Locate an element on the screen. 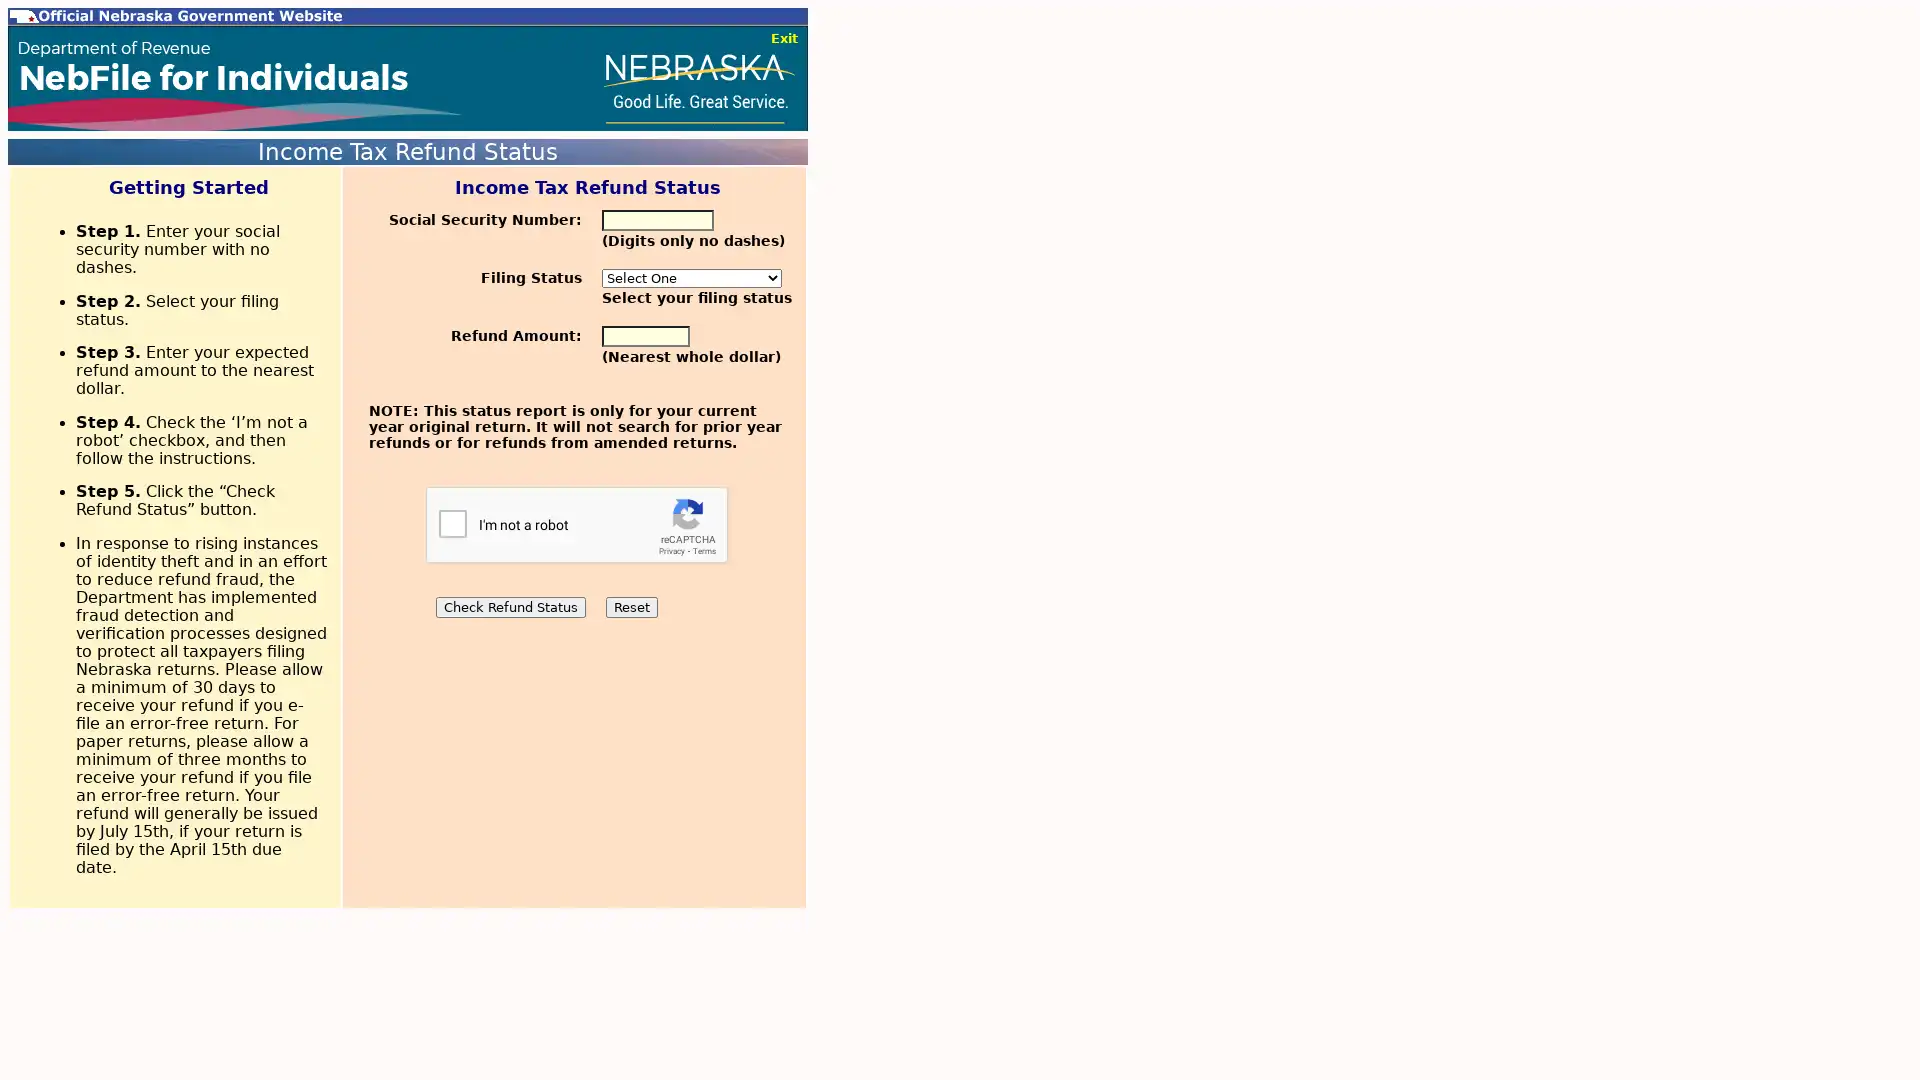 Image resolution: width=1920 pixels, height=1080 pixels. Check Refund Status is located at coordinates (509, 606).